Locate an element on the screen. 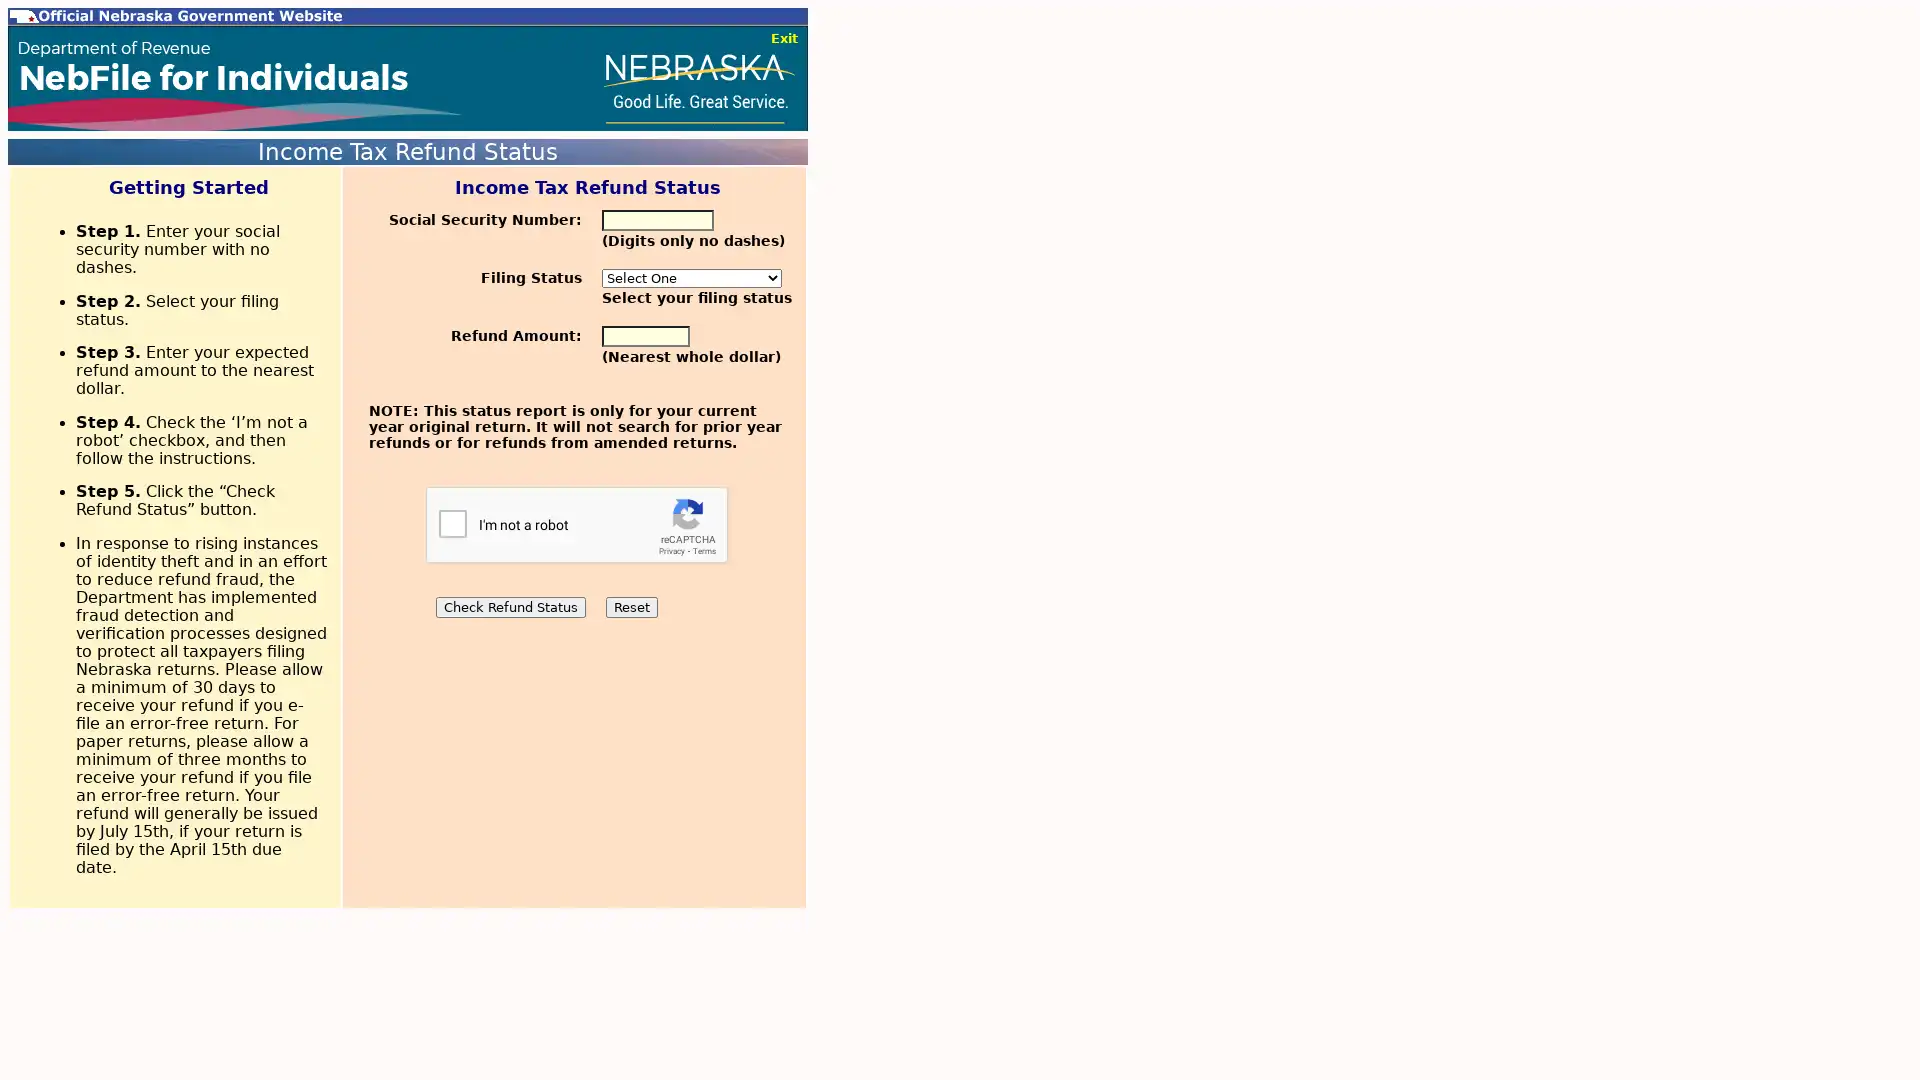 Image resolution: width=1920 pixels, height=1080 pixels. Check Refund Status is located at coordinates (509, 606).